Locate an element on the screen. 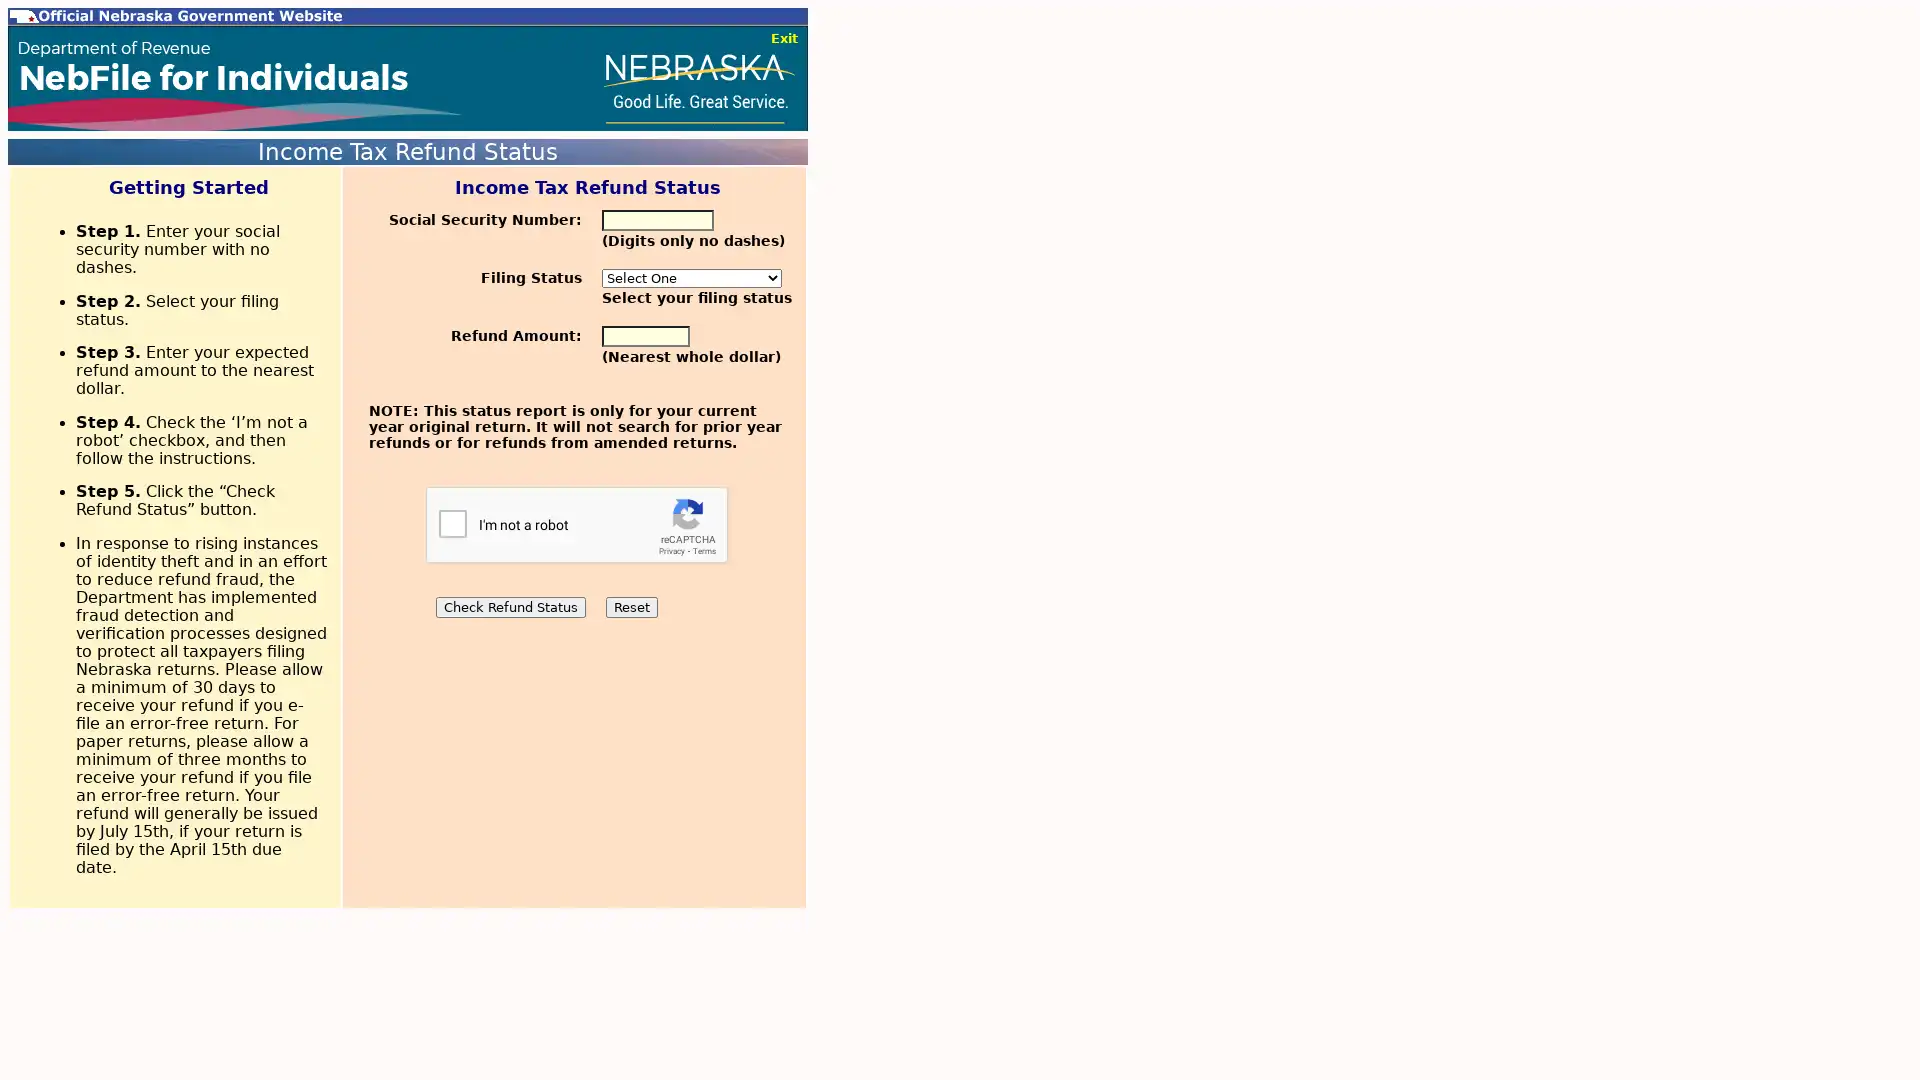 Image resolution: width=1920 pixels, height=1080 pixels. Check Refund Status is located at coordinates (509, 606).